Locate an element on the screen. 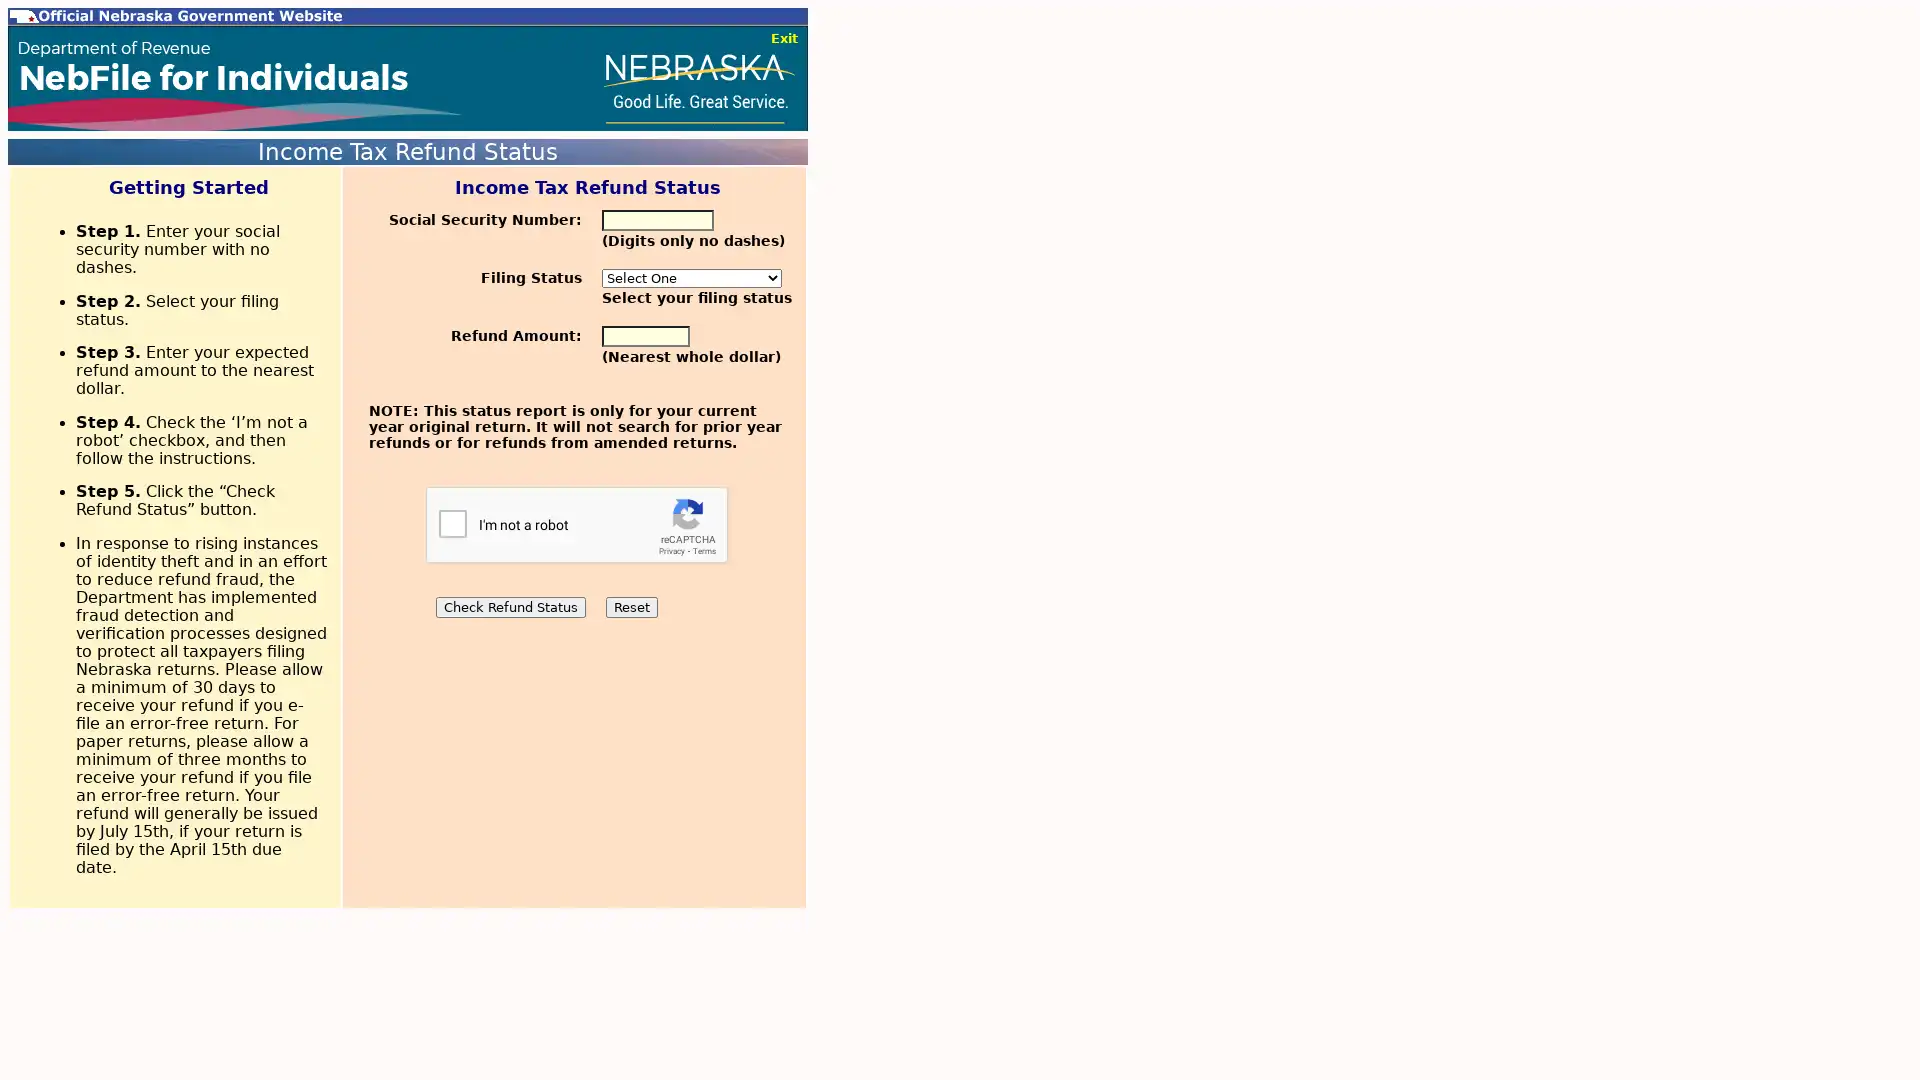 Image resolution: width=1920 pixels, height=1080 pixels. Check Refund Status is located at coordinates (509, 606).